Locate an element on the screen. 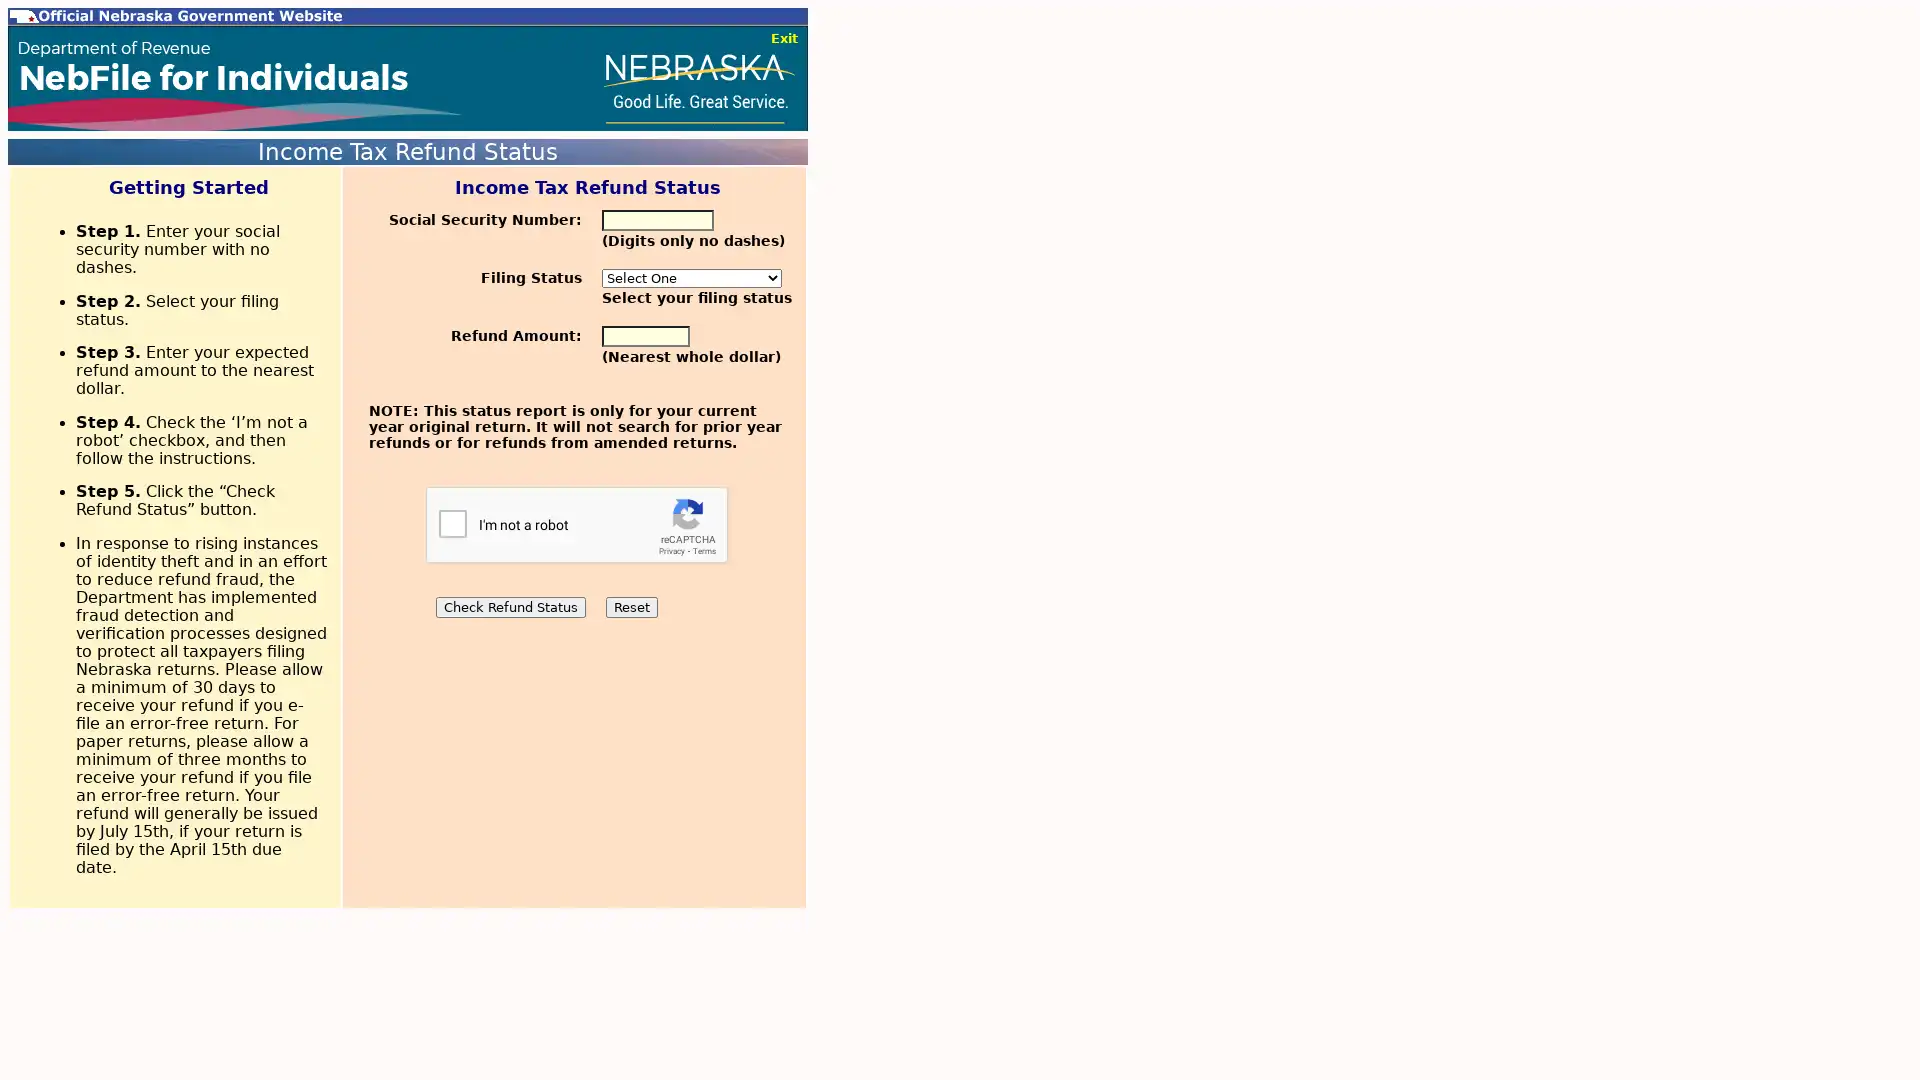 Image resolution: width=1920 pixels, height=1080 pixels. Check Refund Status is located at coordinates (509, 606).